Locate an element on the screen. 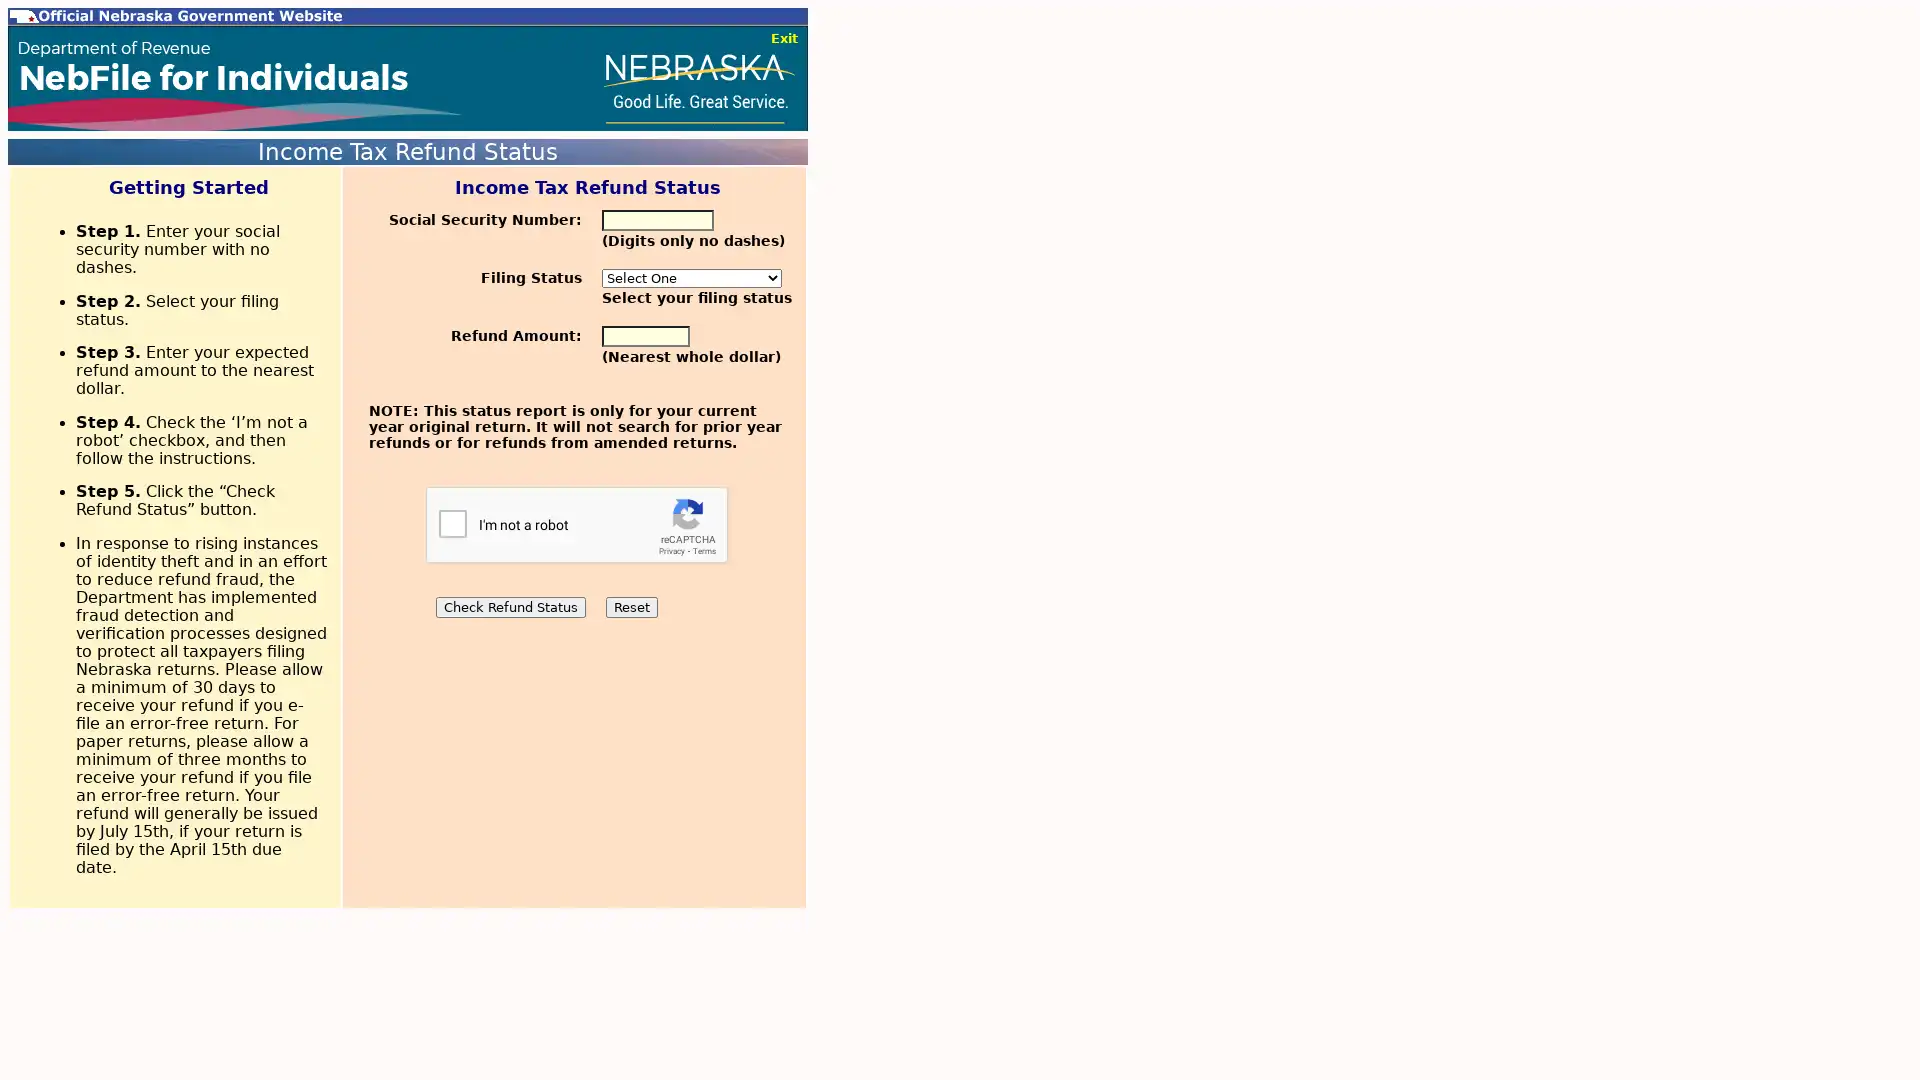 Image resolution: width=1920 pixels, height=1080 pixels. Check Refund Status is located at coordinates (509, 606).